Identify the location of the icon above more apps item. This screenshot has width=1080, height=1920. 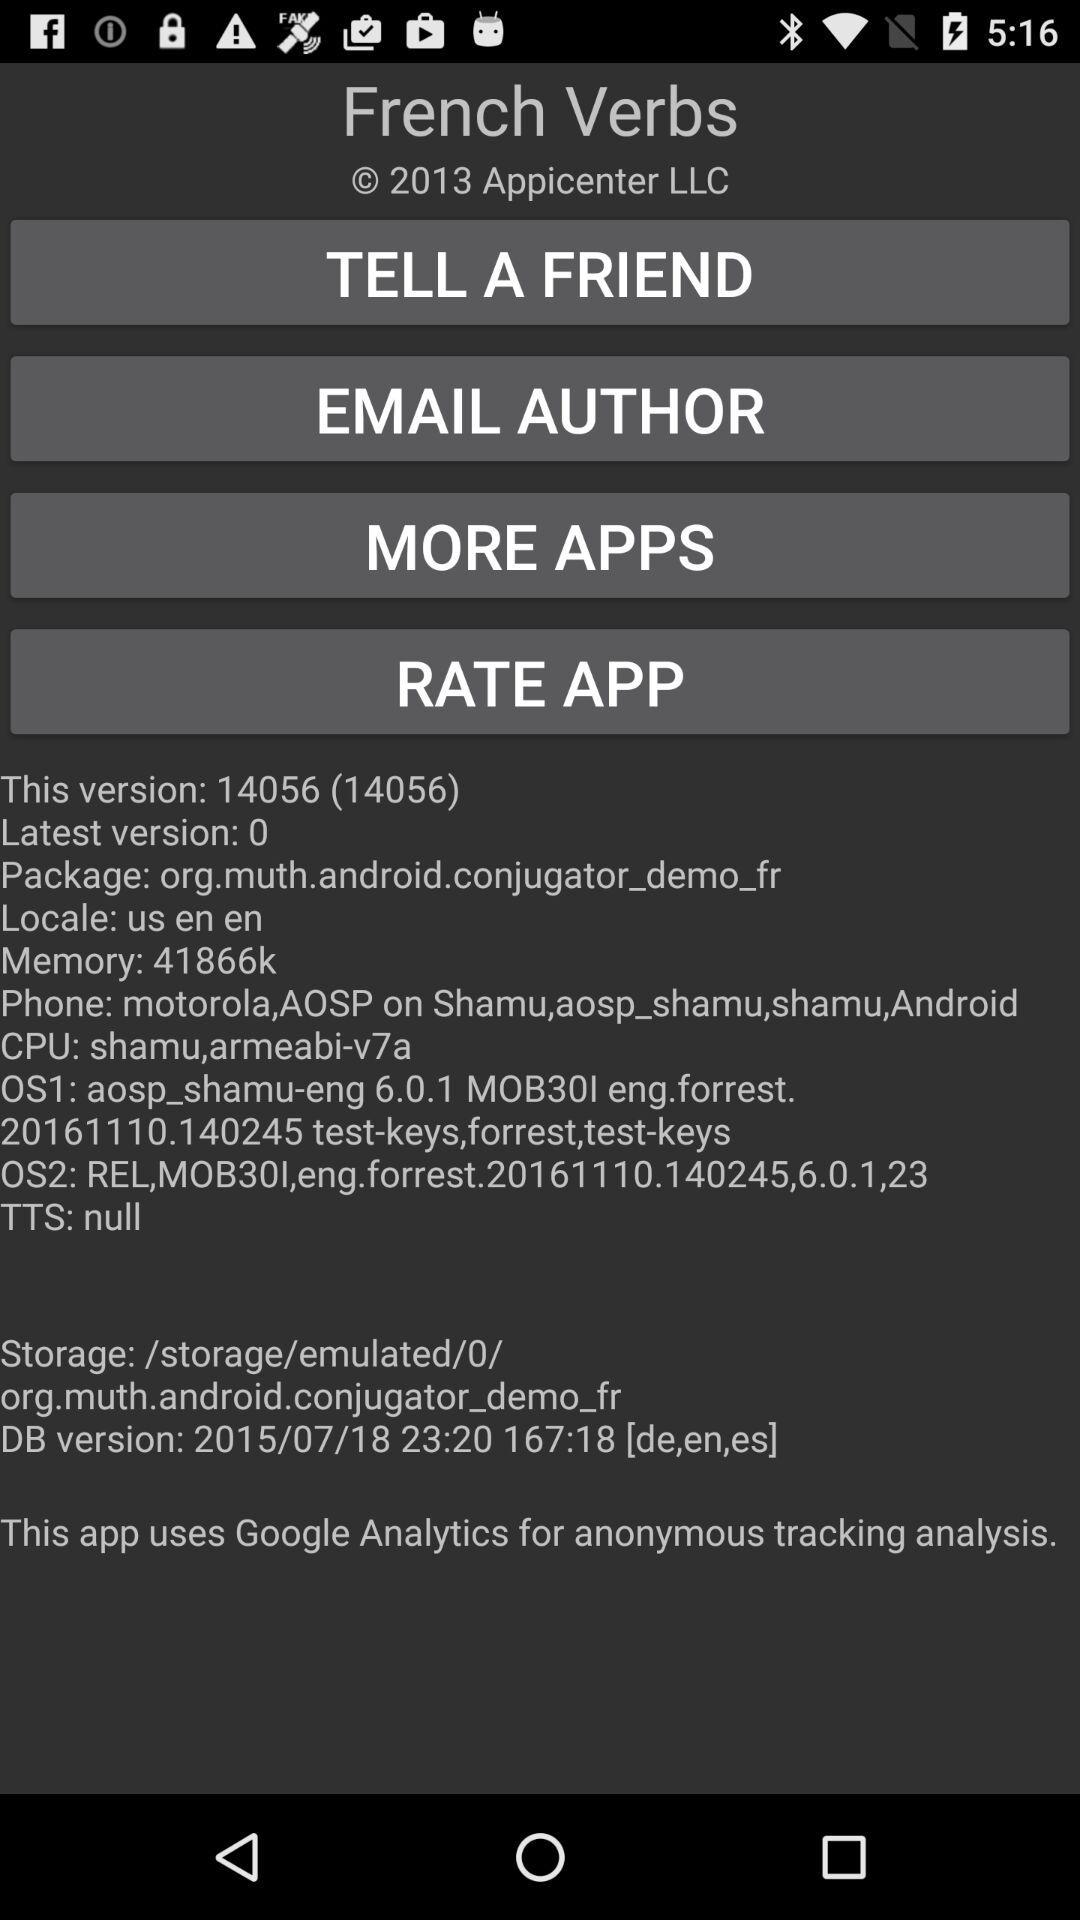
(540, 407).